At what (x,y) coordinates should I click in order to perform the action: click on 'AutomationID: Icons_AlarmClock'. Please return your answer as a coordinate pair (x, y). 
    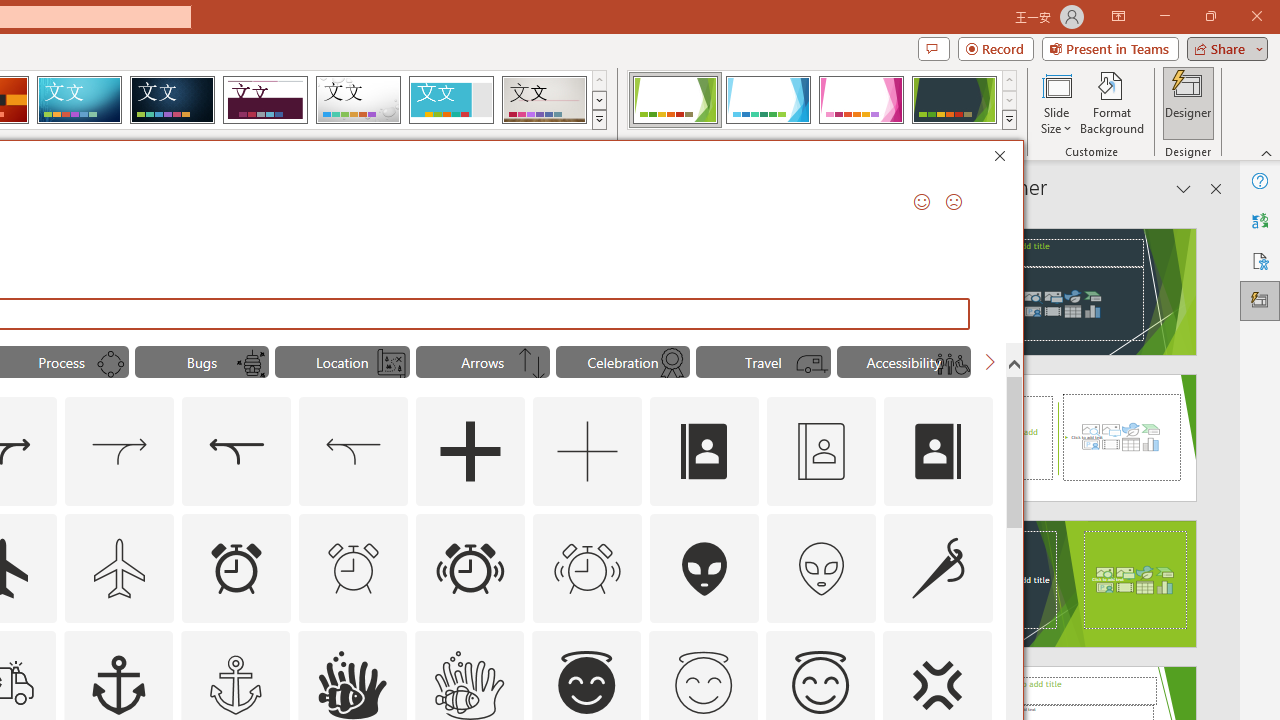
    Looking at the image, I should click on (236, 568).